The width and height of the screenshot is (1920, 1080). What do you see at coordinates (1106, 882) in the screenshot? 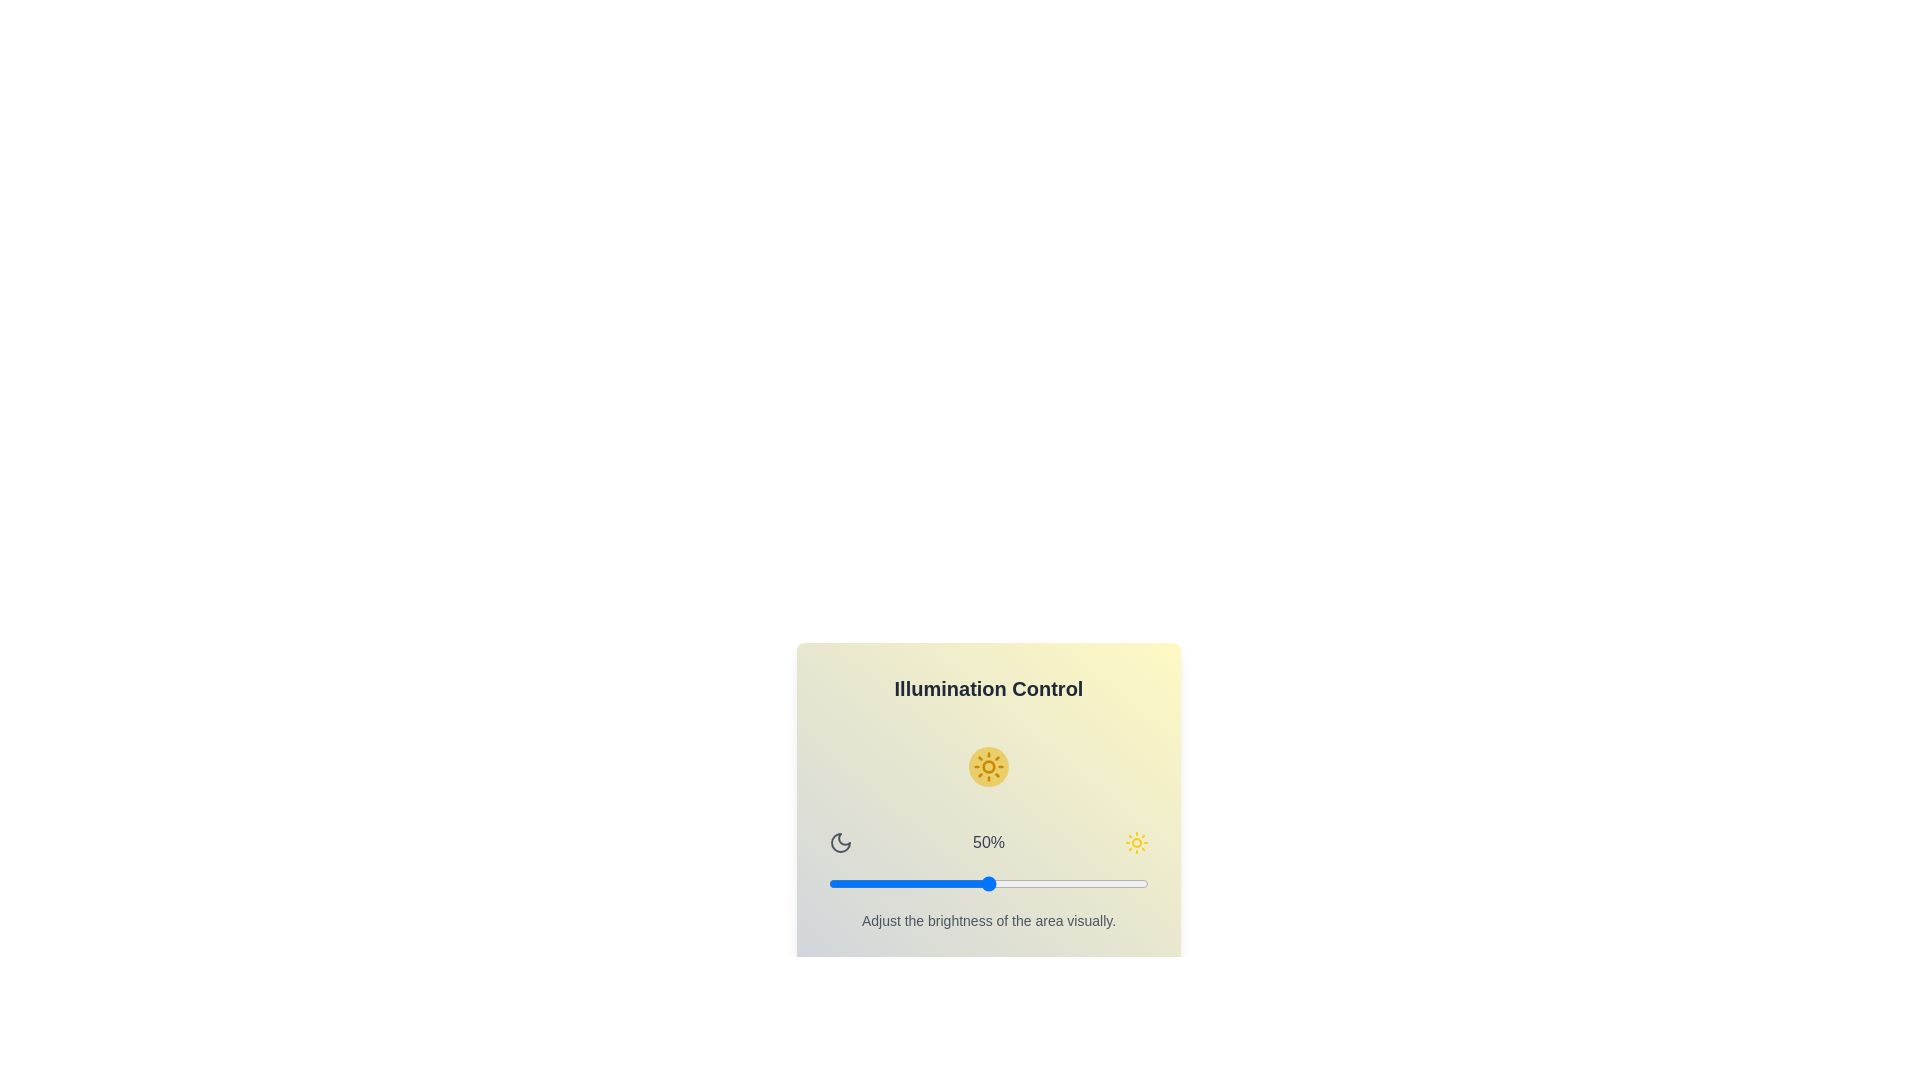
I see `the brightness slider to 87%` at bounding box center [1106, 882].